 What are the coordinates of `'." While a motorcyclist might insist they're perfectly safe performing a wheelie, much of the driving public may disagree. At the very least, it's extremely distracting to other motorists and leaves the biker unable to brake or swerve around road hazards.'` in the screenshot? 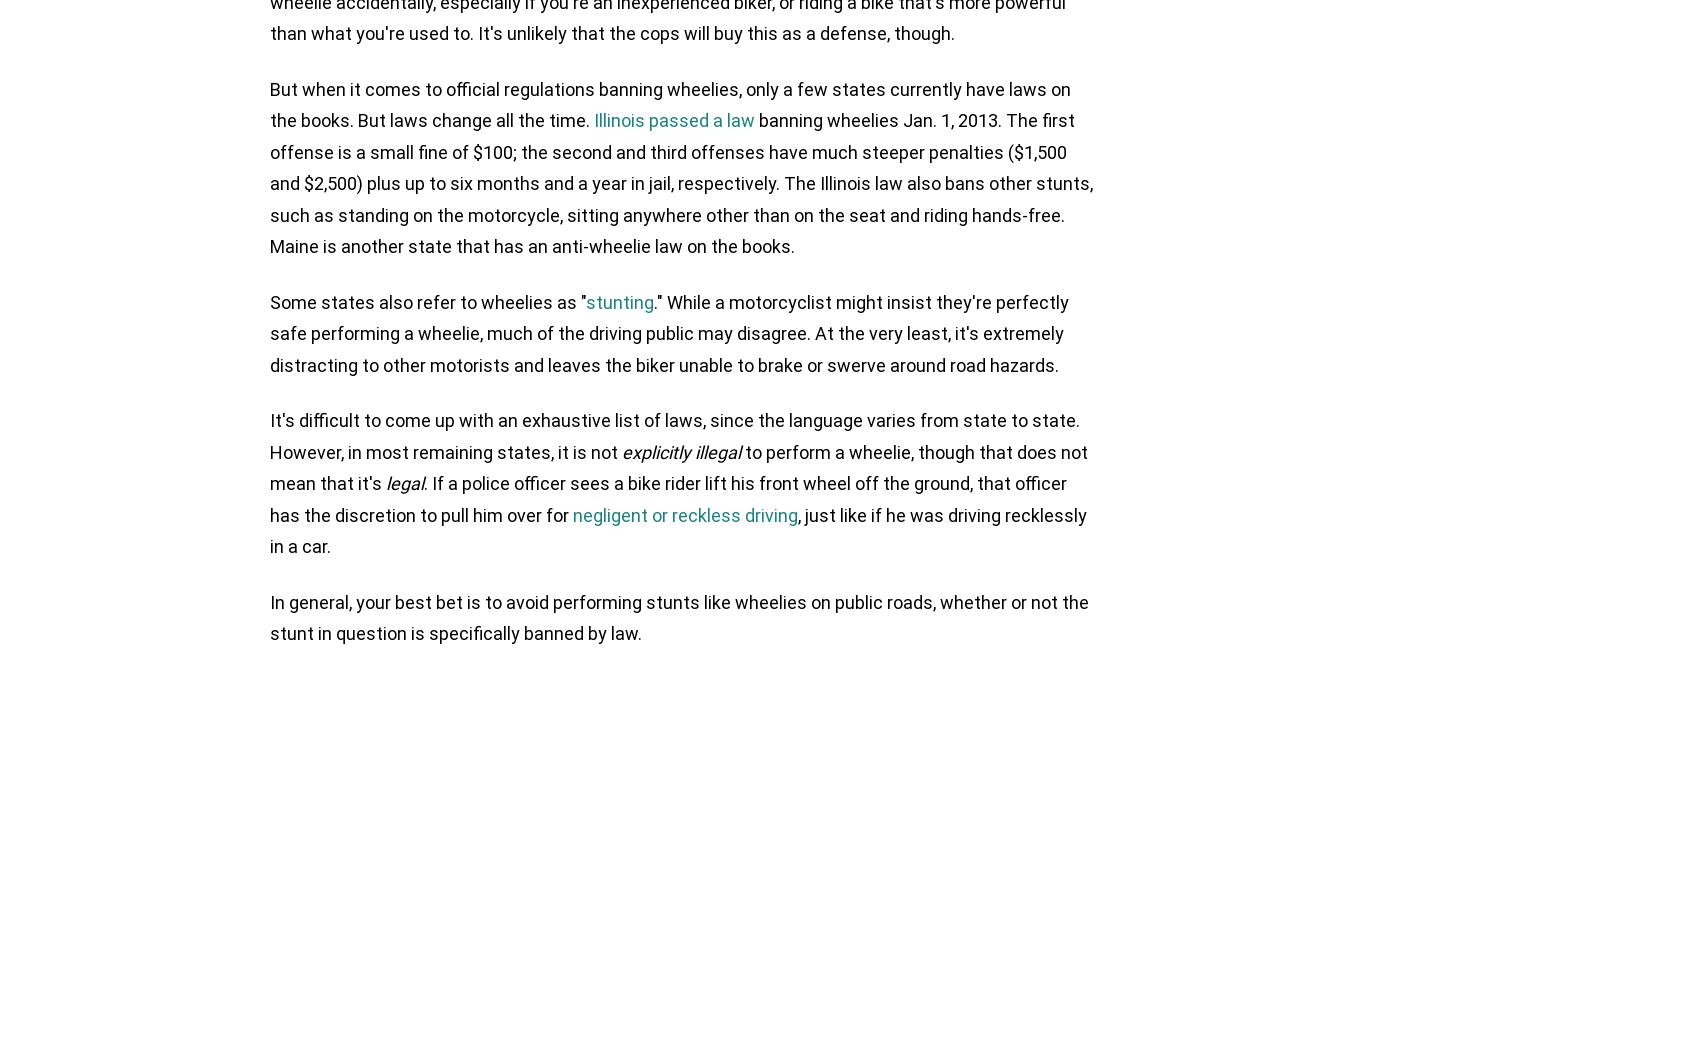 It's located at (669, 332).